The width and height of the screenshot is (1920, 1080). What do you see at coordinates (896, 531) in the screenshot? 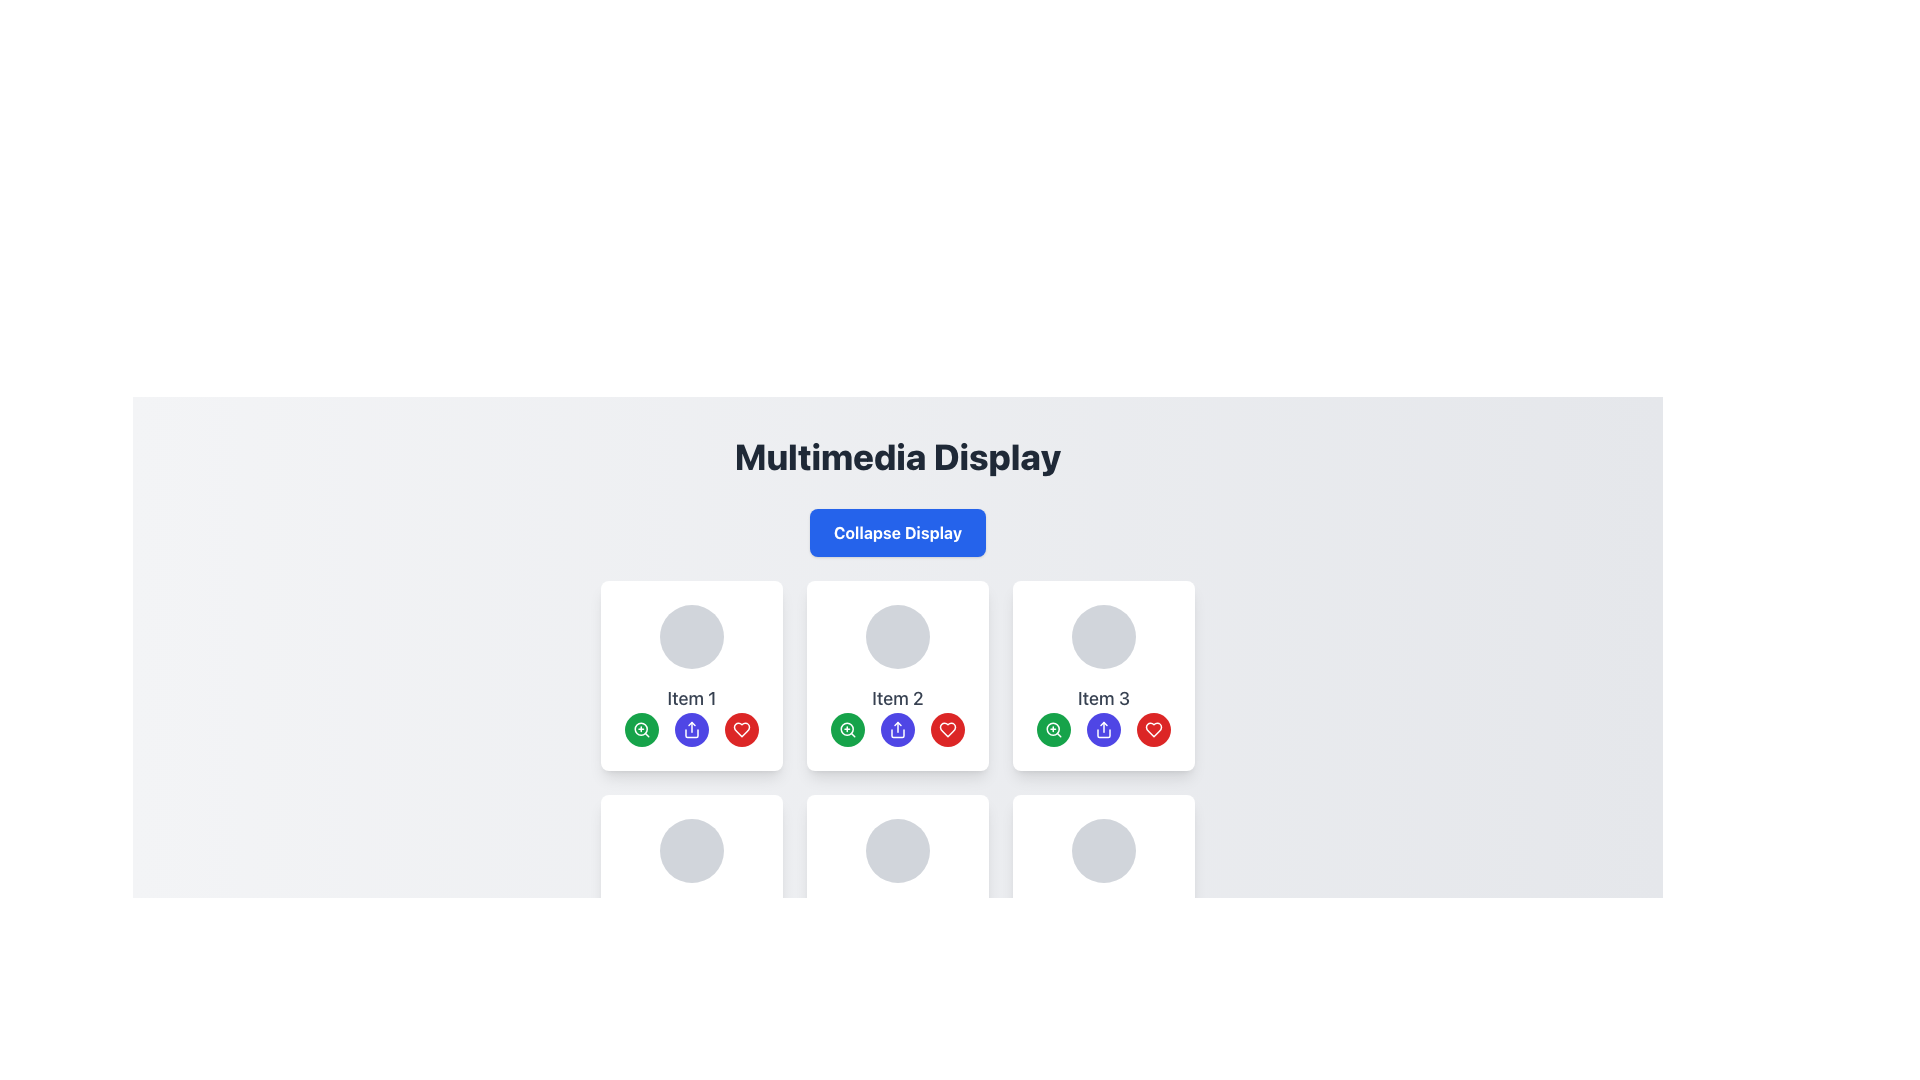
I see `the button that collapses or hides the multimedia display, located below the 'Multimedia Display' heading and above the item cards grid` at bounding box center [896, 531].